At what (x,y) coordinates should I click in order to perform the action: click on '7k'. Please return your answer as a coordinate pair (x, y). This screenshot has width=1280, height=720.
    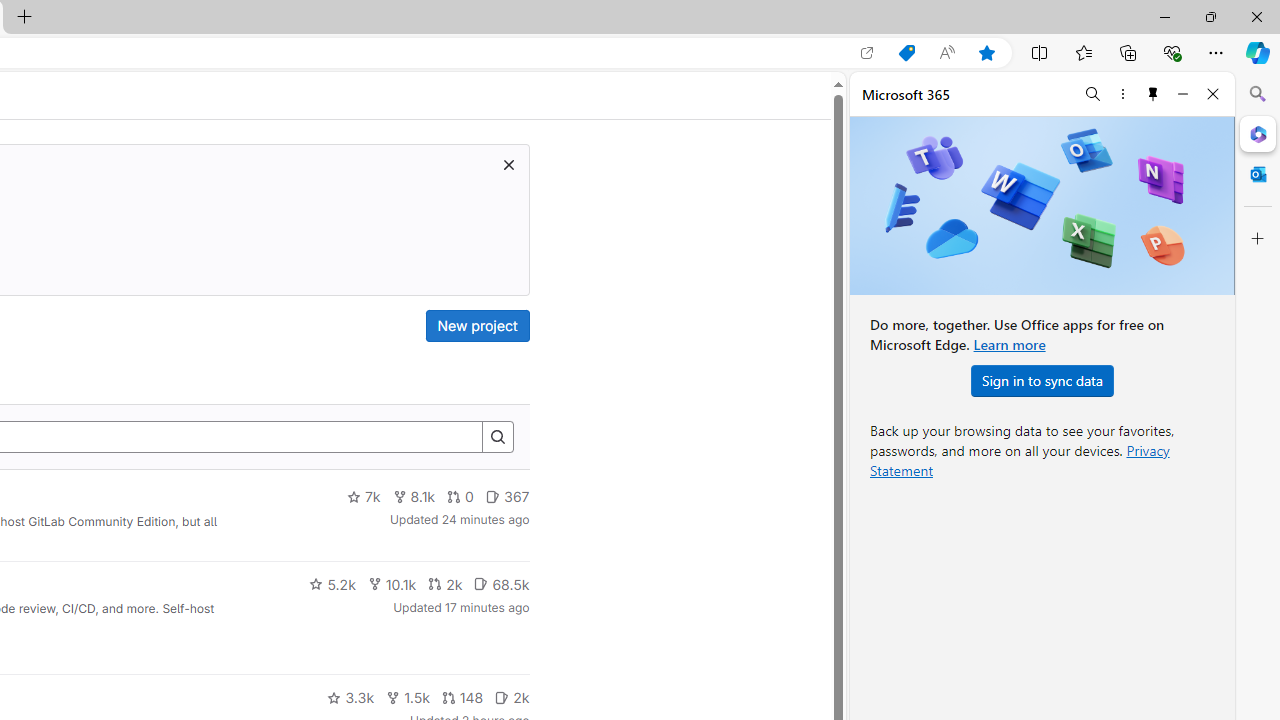
    Looking at the image, I should click on (363, 496).